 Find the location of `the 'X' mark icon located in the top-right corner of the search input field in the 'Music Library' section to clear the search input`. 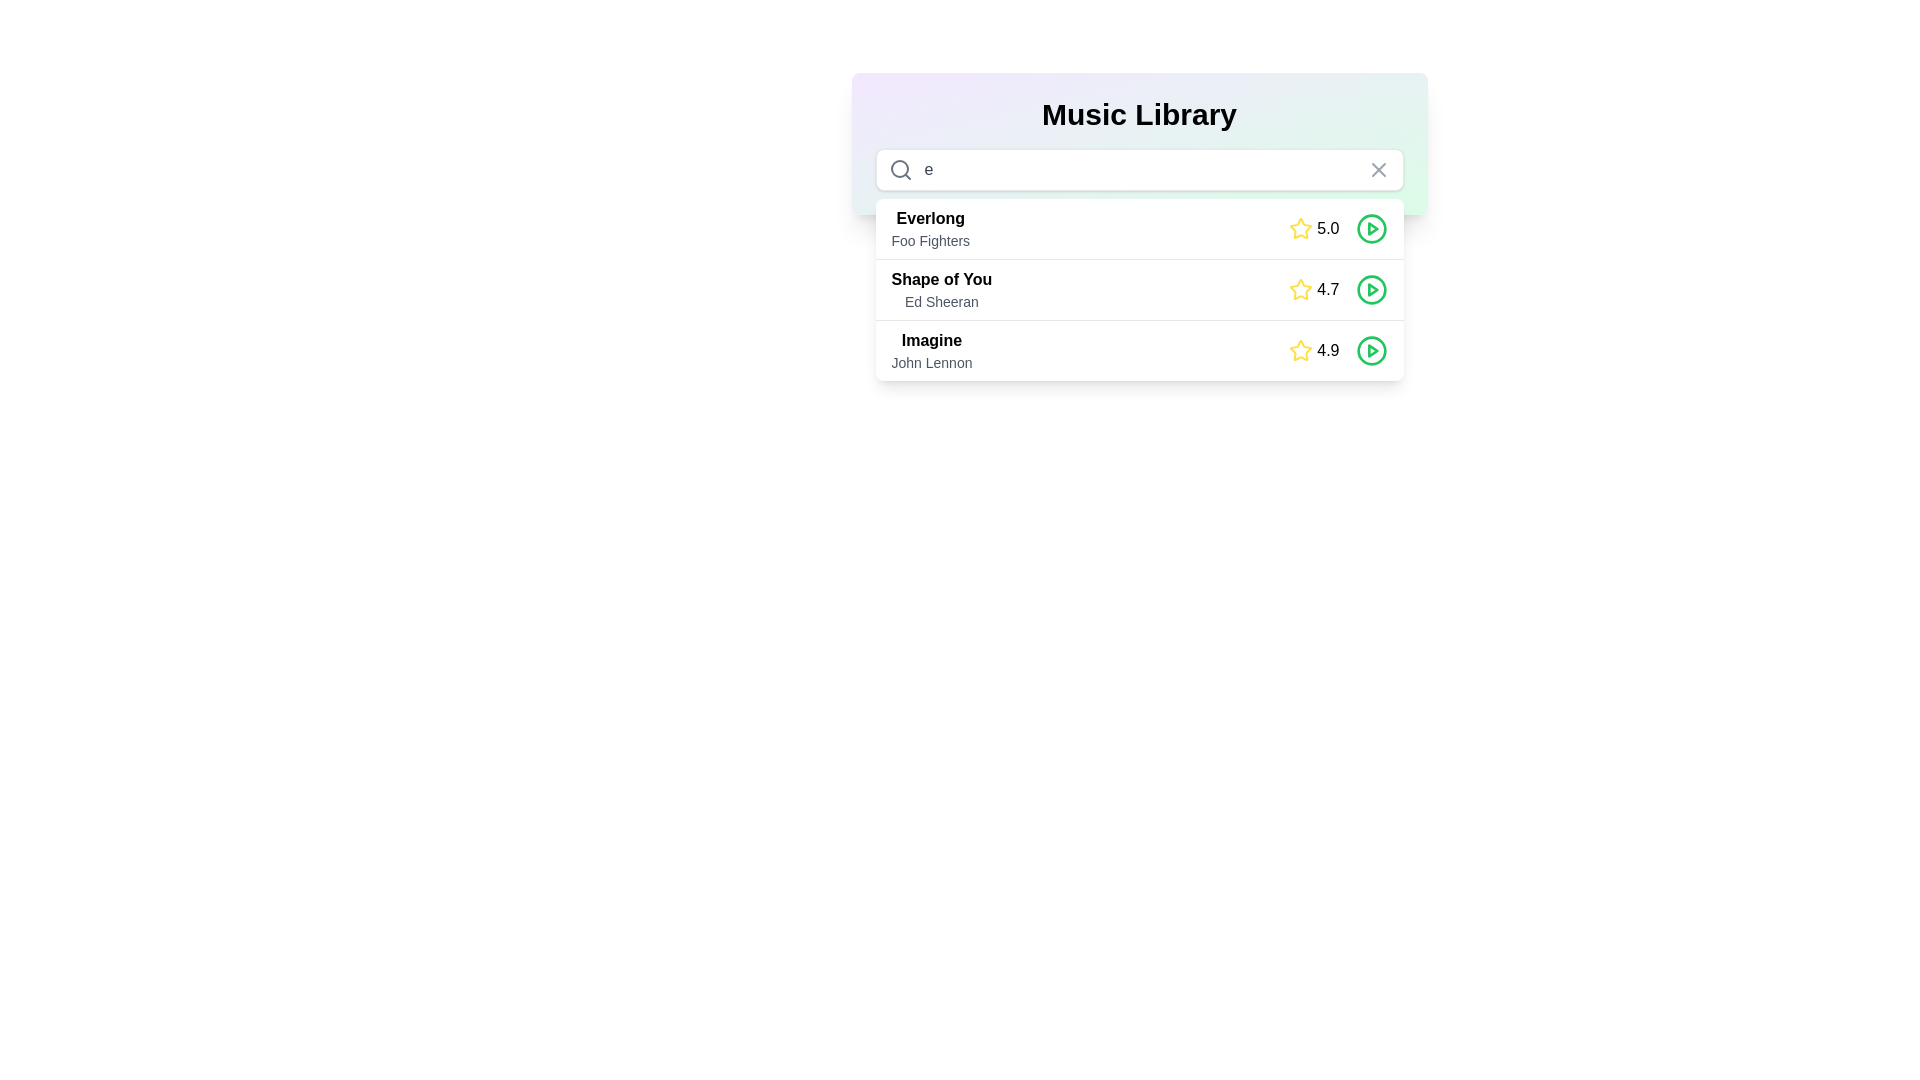

the 'X' mark icon located in the top-right corner of the search input field in the 'Music Library' section to clear the search input is located at coordinates (1377, 168).